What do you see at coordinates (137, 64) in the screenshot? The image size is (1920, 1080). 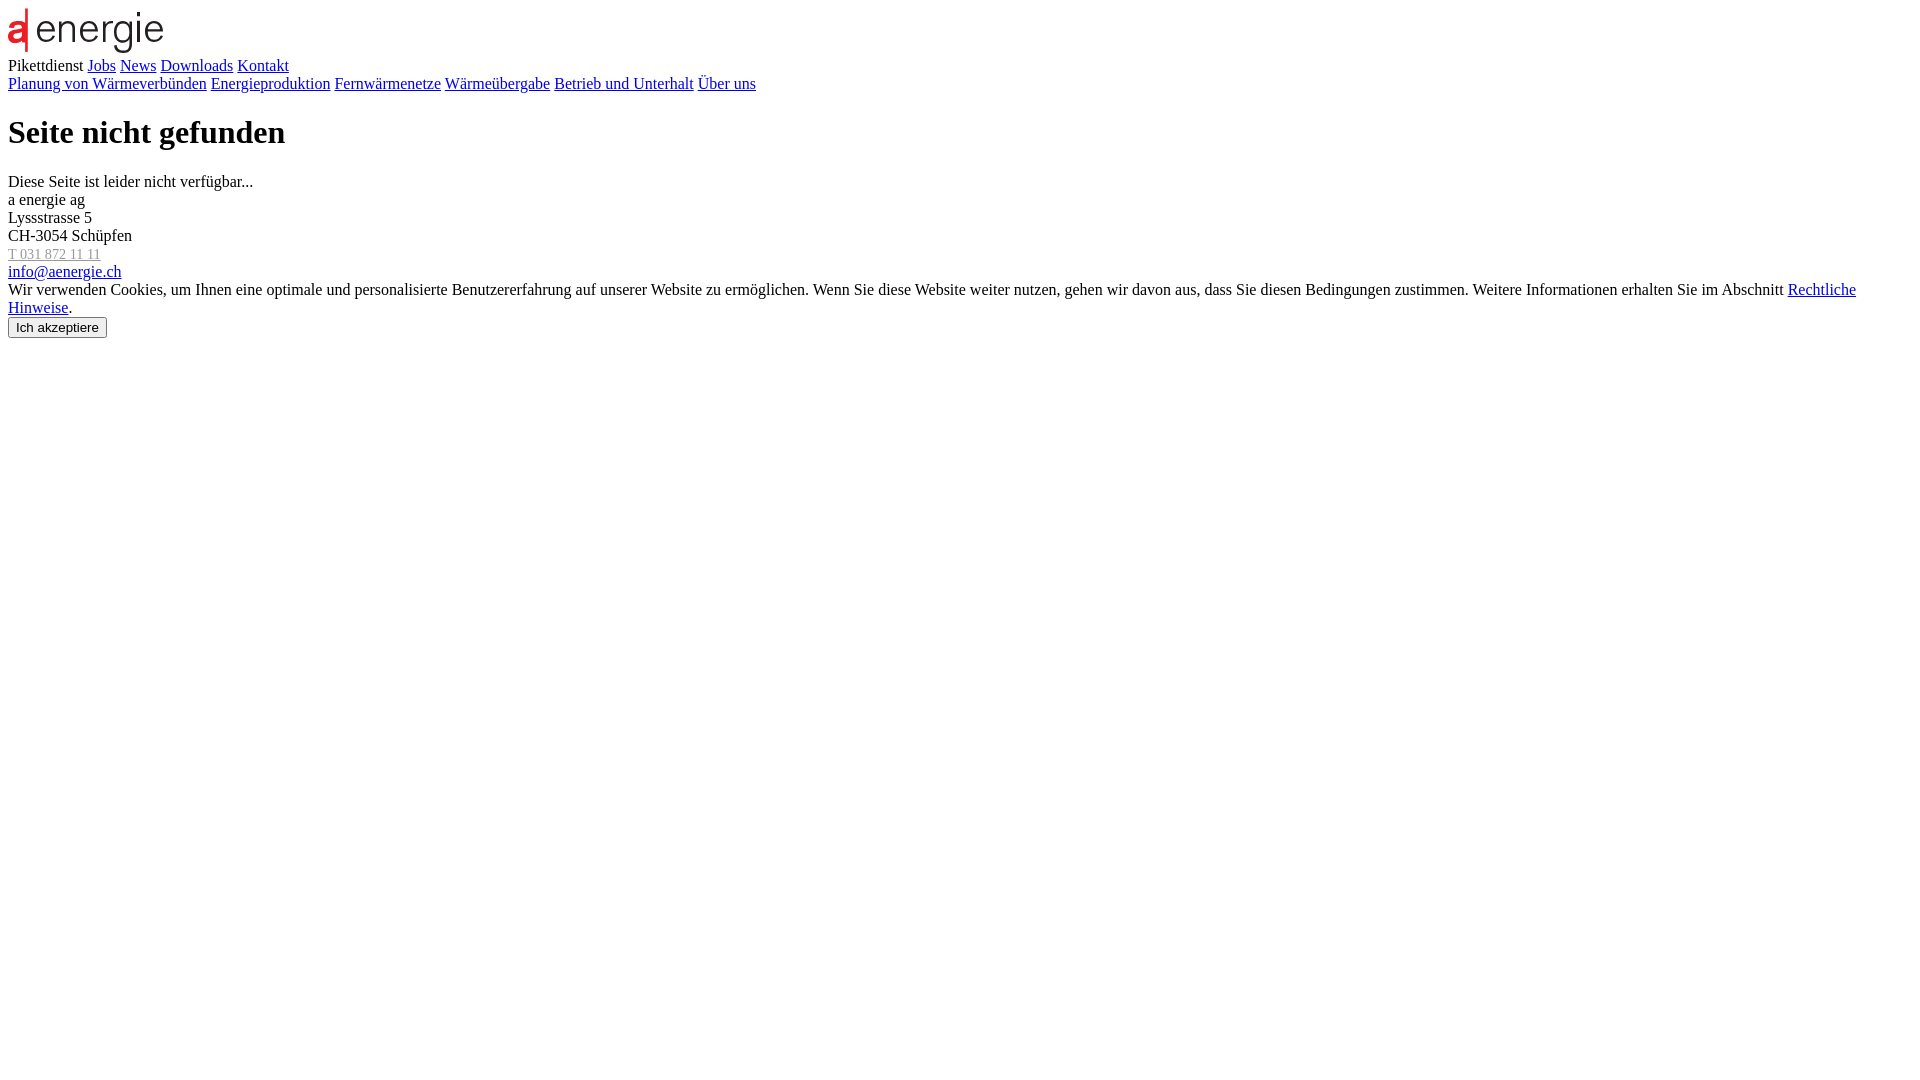 I see `'News'` at bounding box center [137, 64].